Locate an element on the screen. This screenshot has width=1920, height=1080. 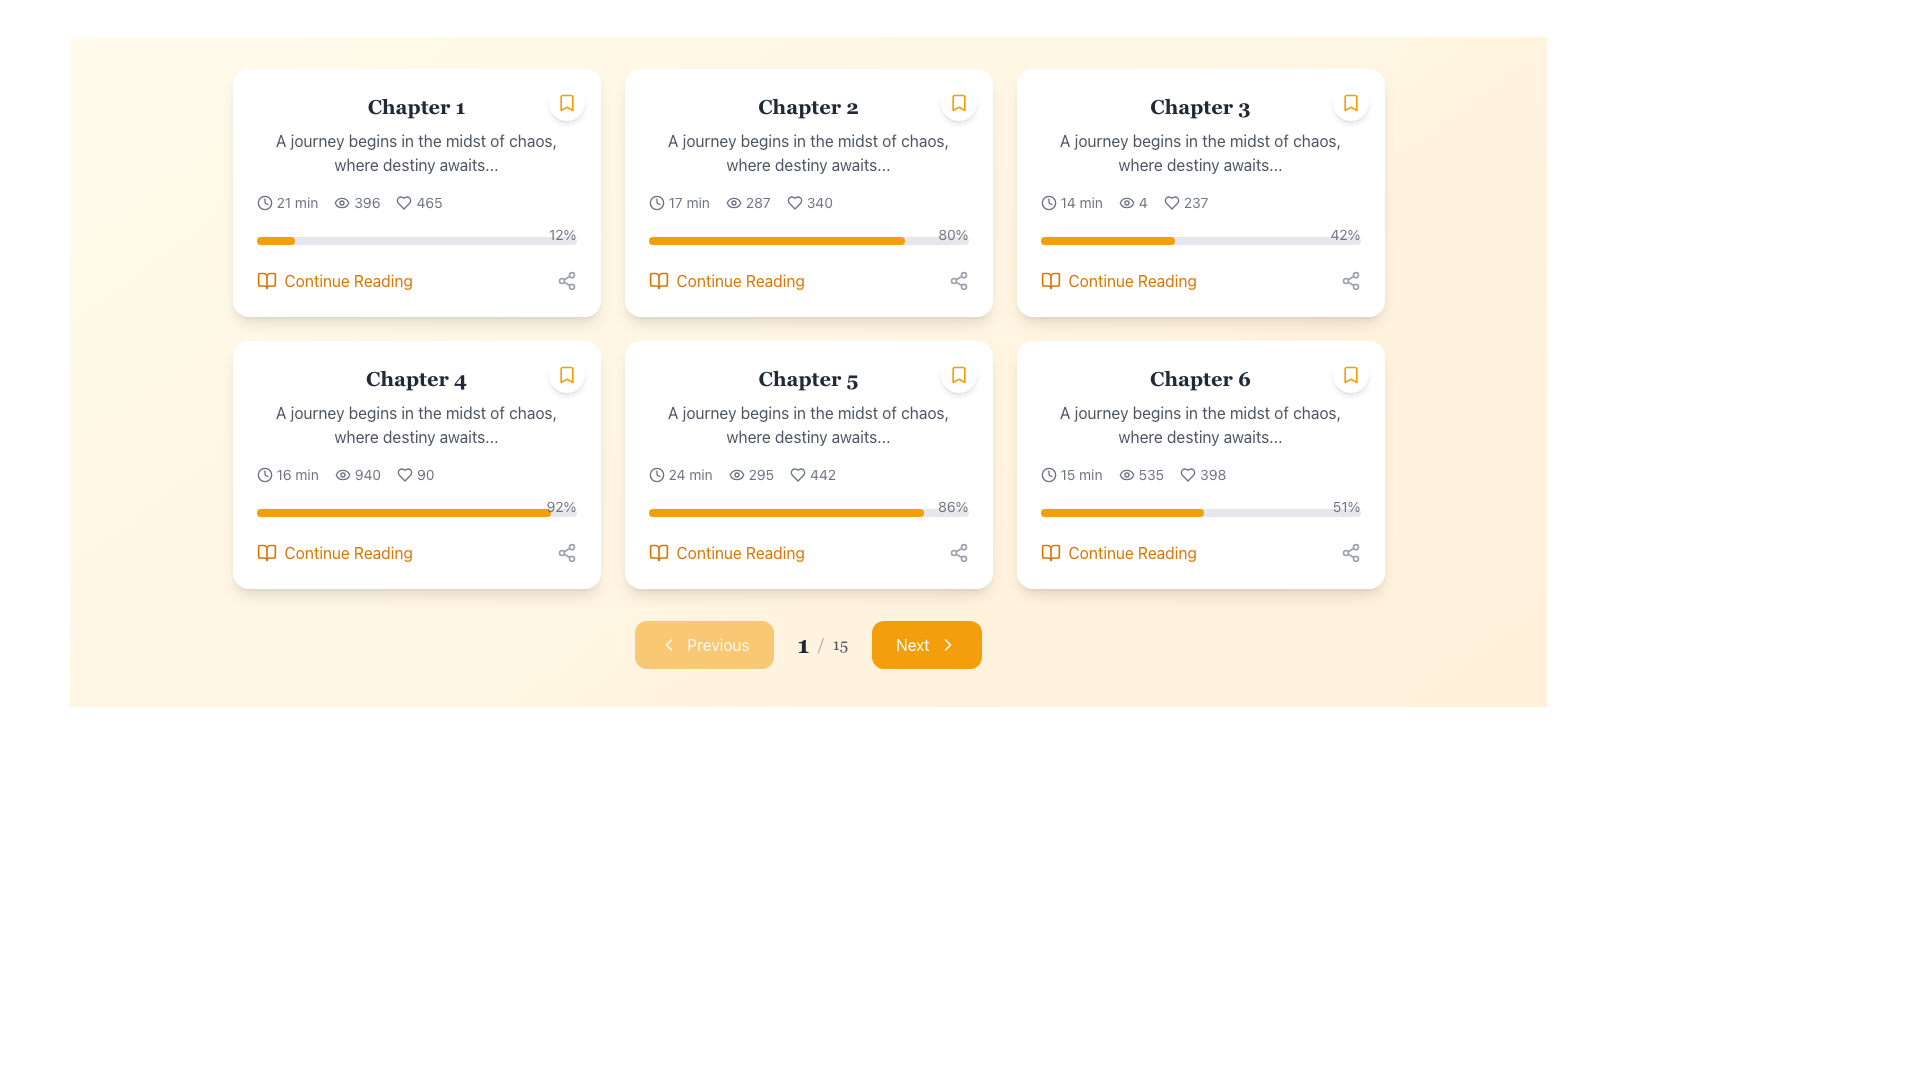
the amber bookmark icon button located in the top-right corner of the 'Chapter 5' card is located at coordinates (957, 374).